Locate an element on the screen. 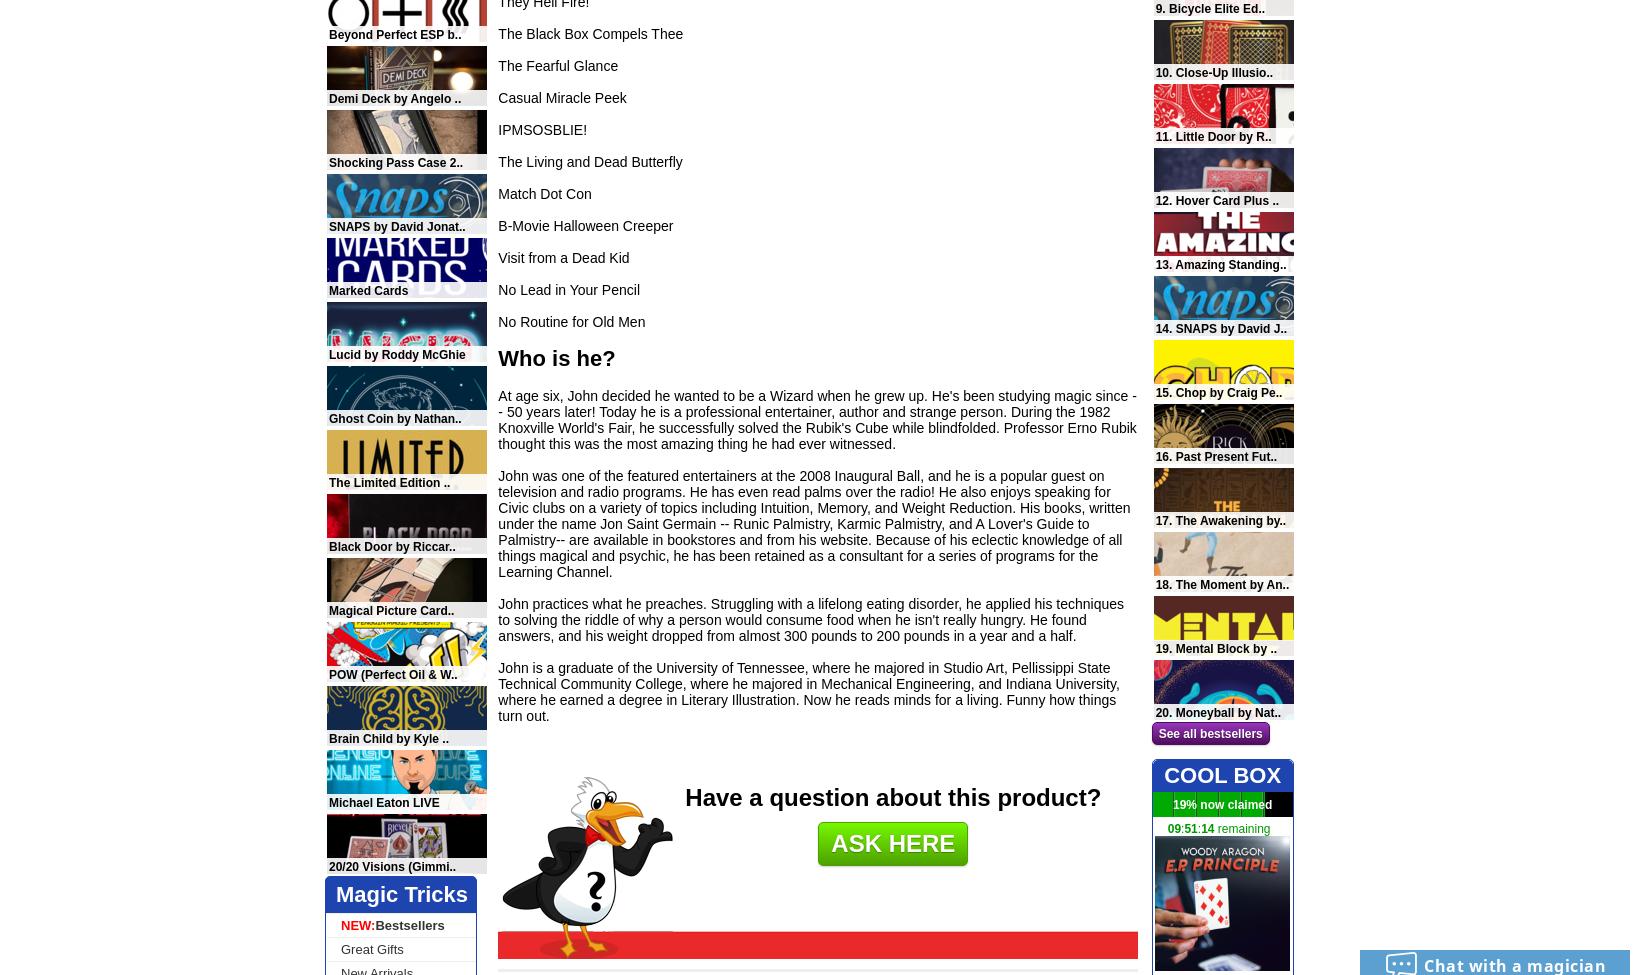 This screenshot has height=975, width=1650. '107 reviews' is located at coordinates (1252, 279).